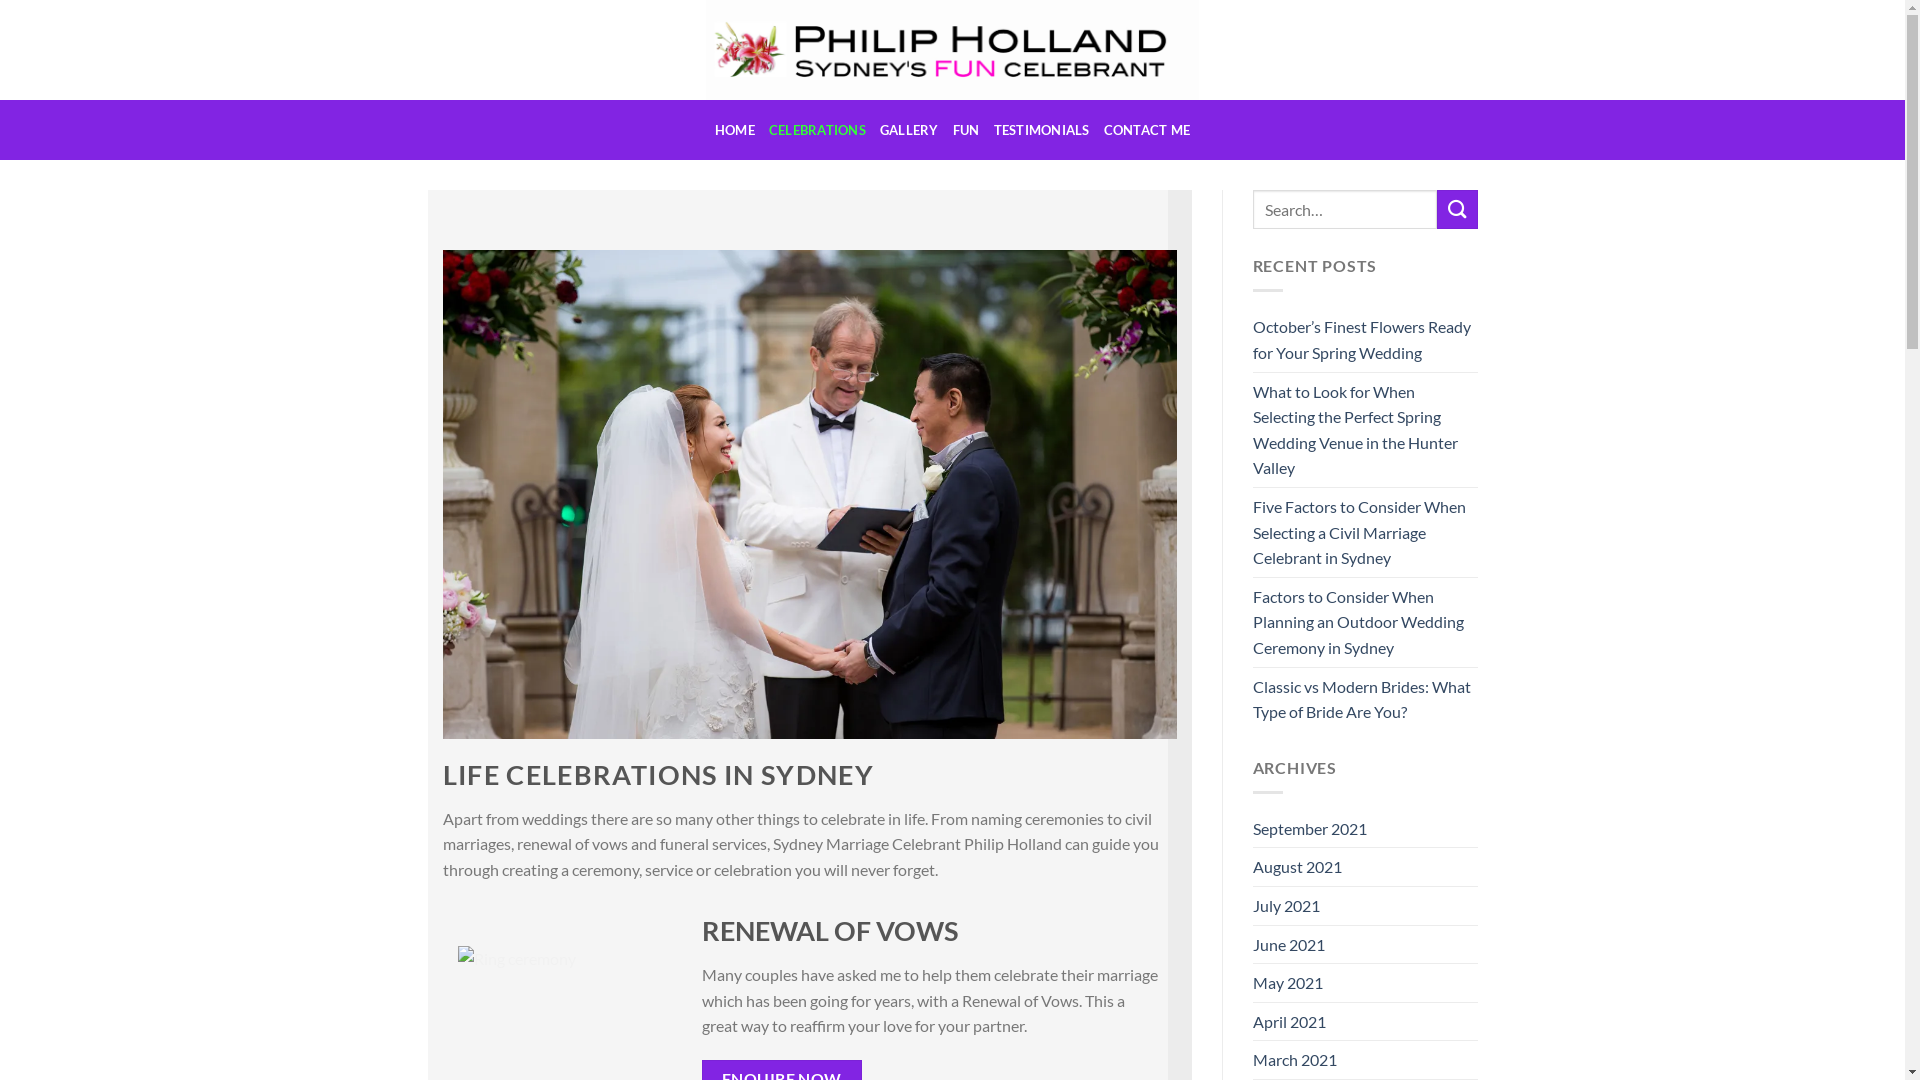  Describe the element at coordinates (966, 130) in the screenshot. I see `'FUN'` at that location.